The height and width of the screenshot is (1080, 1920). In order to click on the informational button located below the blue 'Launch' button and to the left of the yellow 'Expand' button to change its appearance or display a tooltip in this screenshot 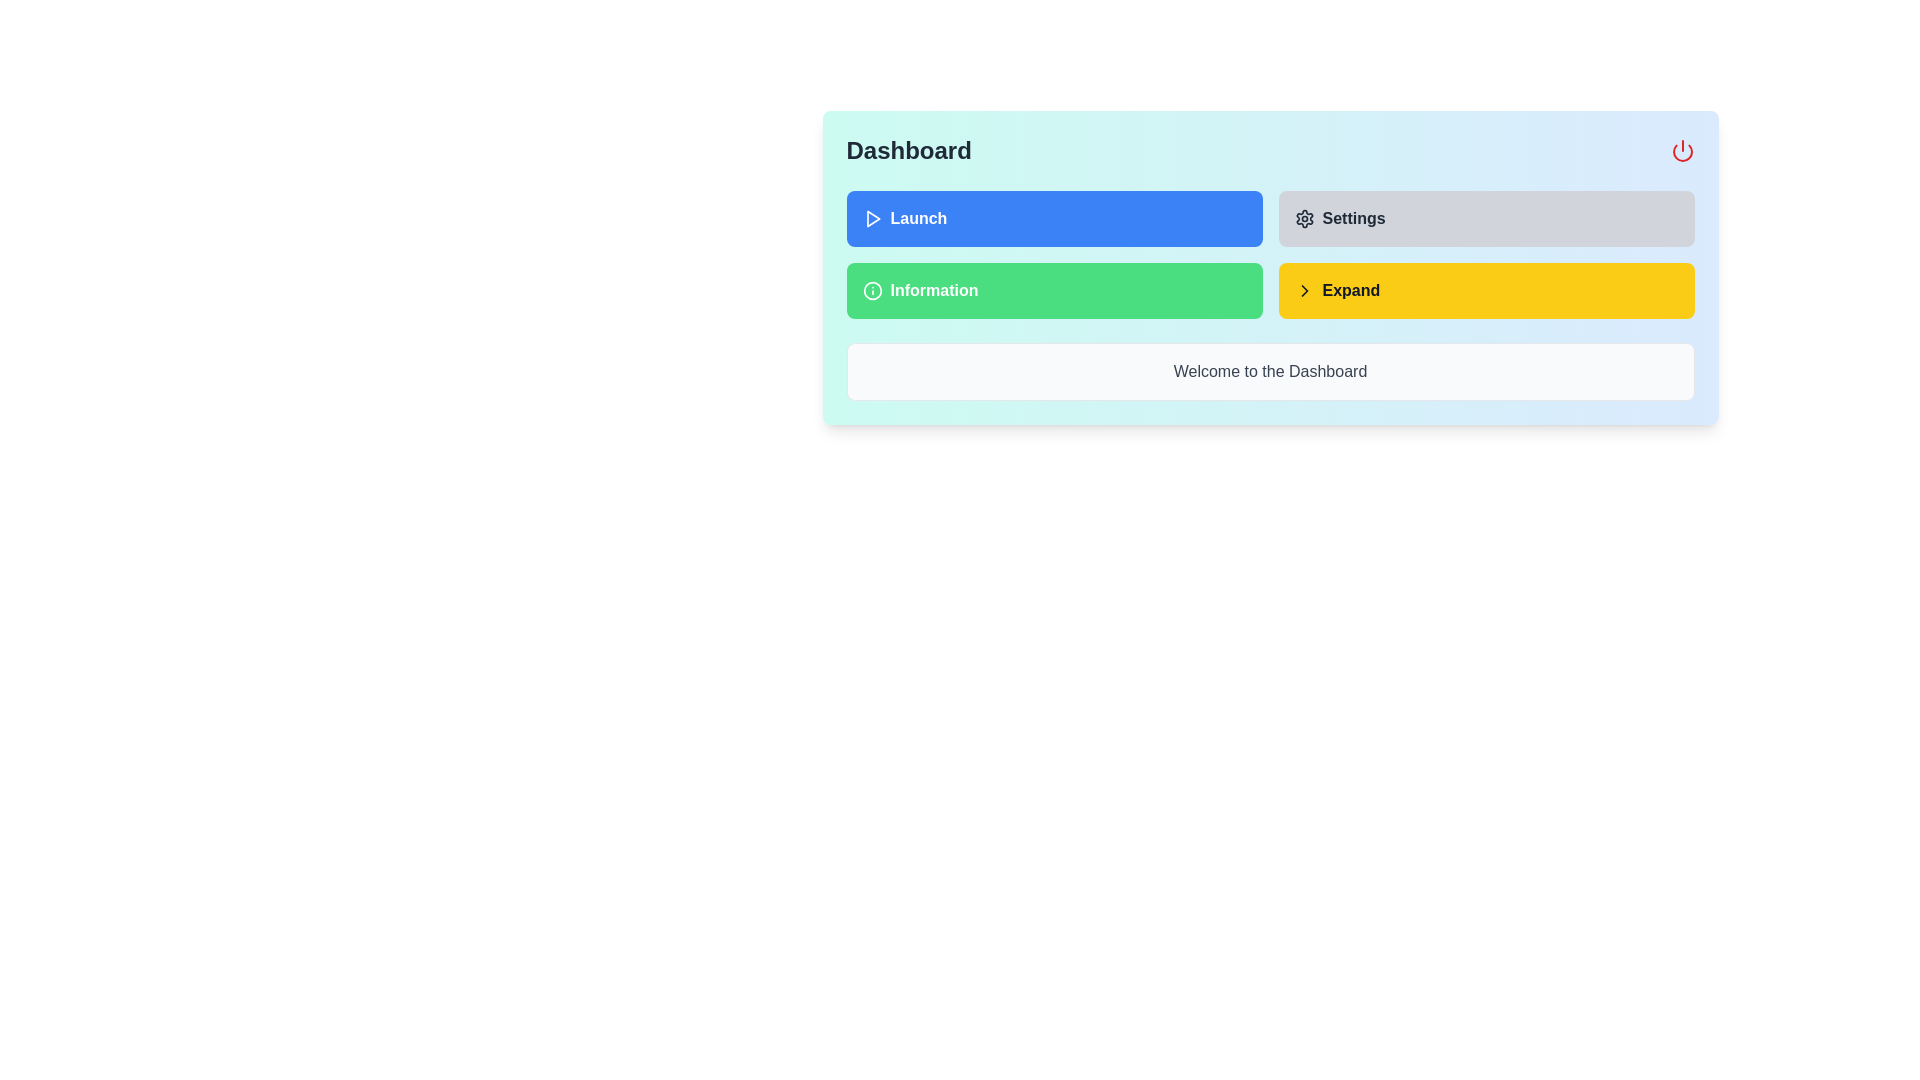, I will do `click(1053, 290)`.